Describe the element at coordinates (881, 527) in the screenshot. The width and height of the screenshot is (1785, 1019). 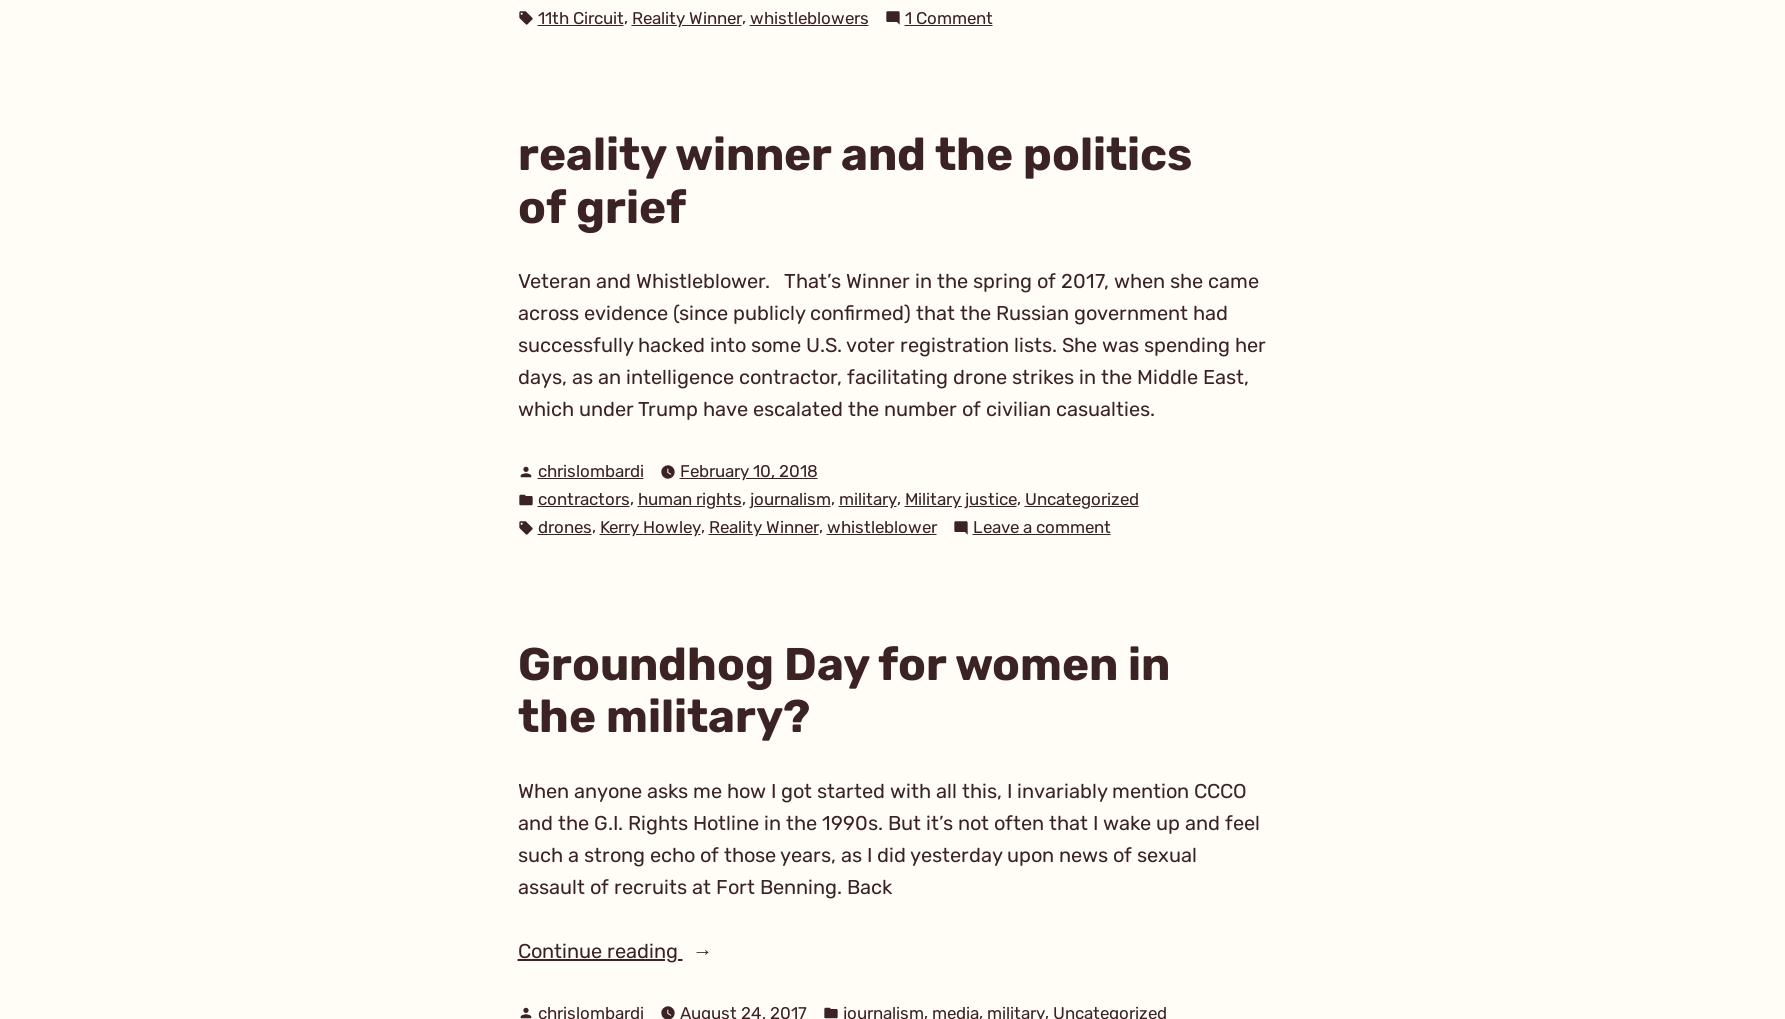
I see `'whistleblower'` at that location.